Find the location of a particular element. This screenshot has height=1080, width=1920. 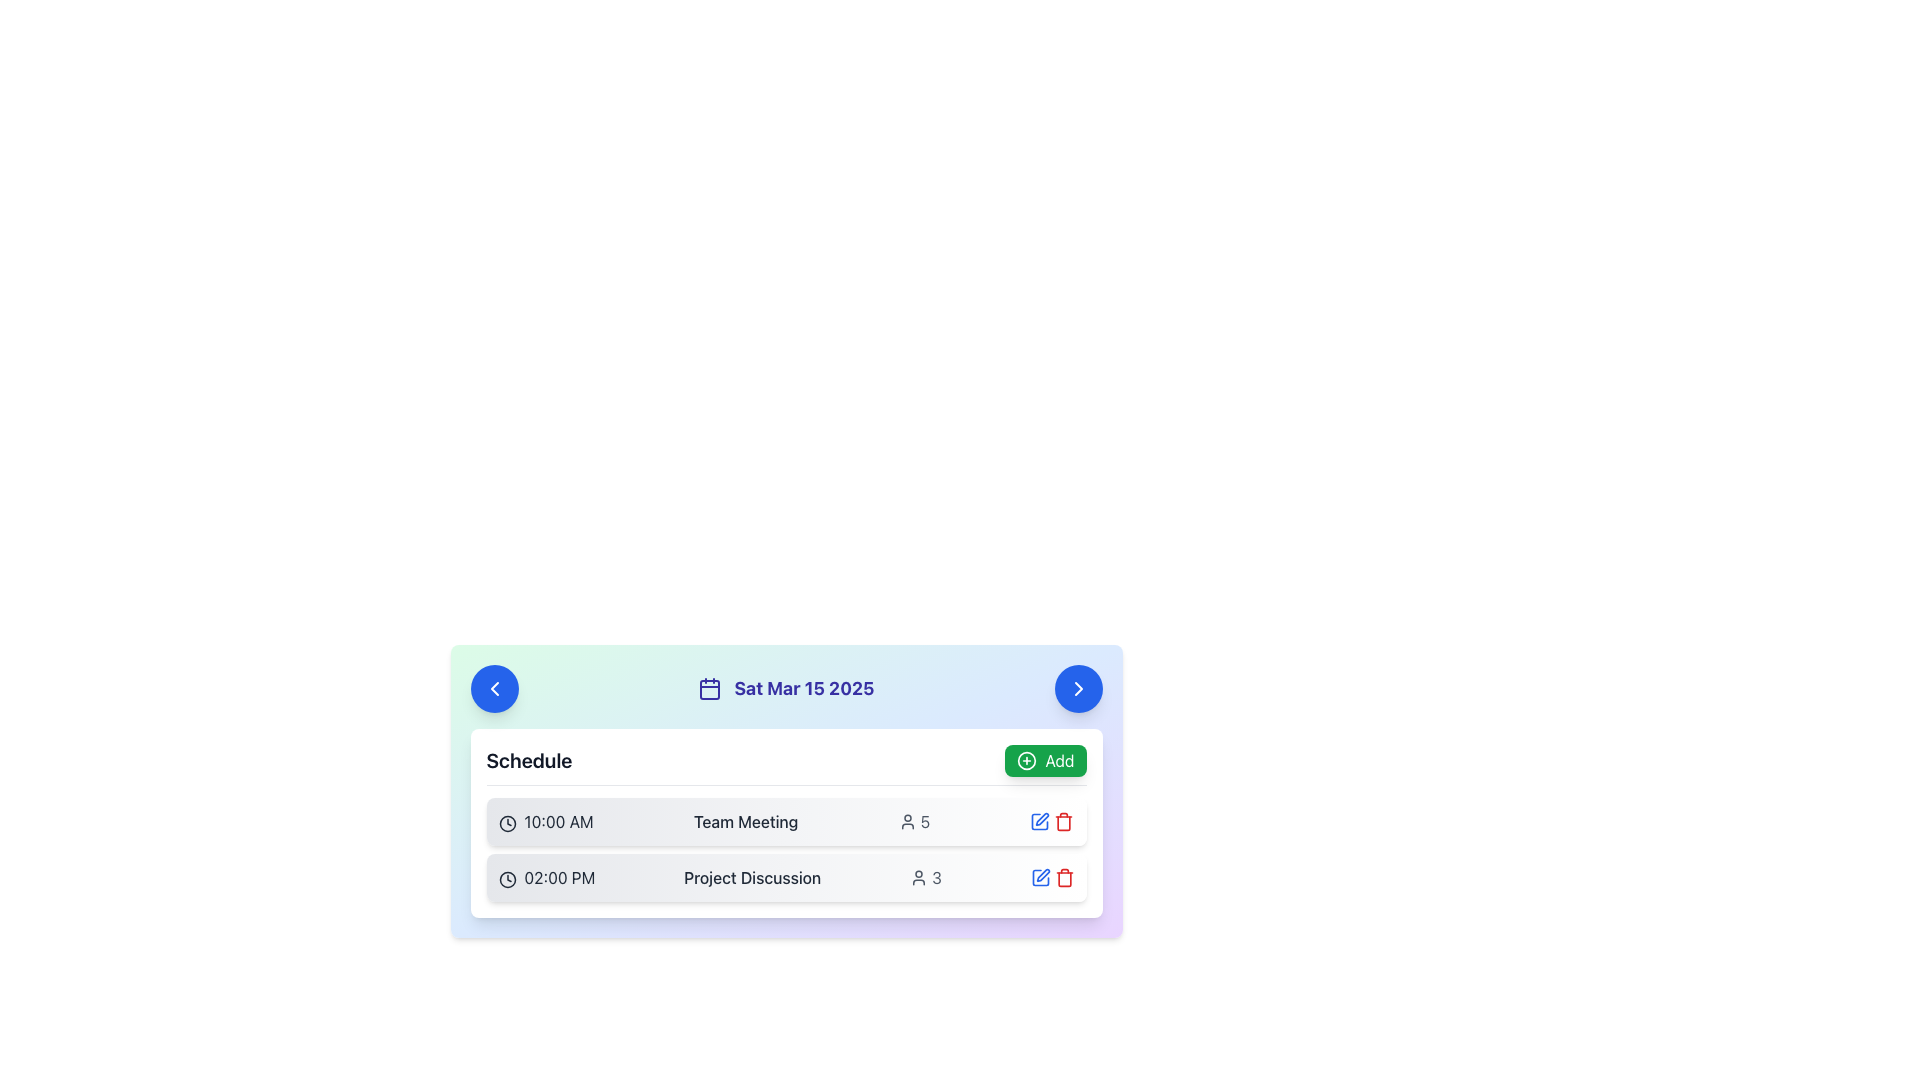

text label displaying 'Team Meeting', which is styled in gray color and medium font weight, located in the schedule list next to the '10:00 AM' time indicator is located at coordinates (745, 821).